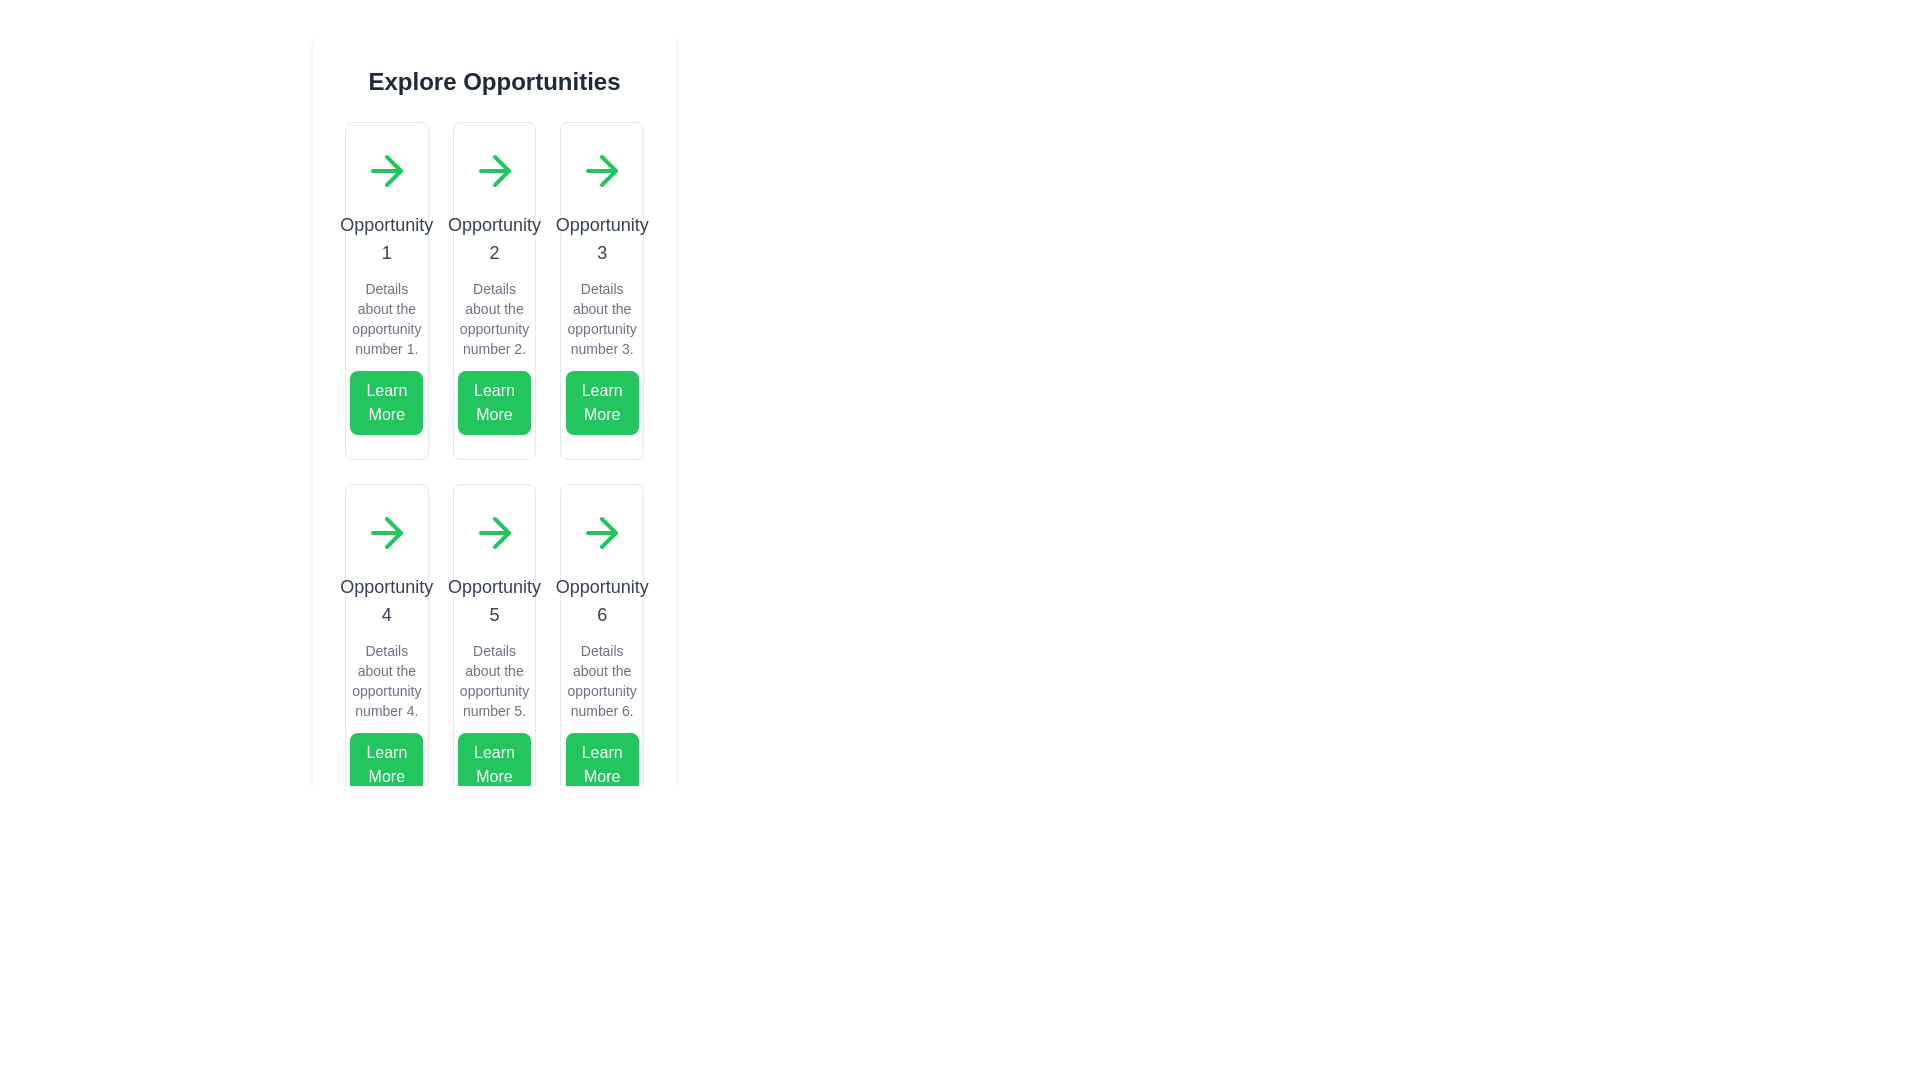 Image resolution: width=1920 pixels, height=1080 pixels. What do you see at coordinates (608, 531) in the screenshot?
I see `the arrowhead icon component within the 'Opportunity 6' card` at bounding box center [608, 531].